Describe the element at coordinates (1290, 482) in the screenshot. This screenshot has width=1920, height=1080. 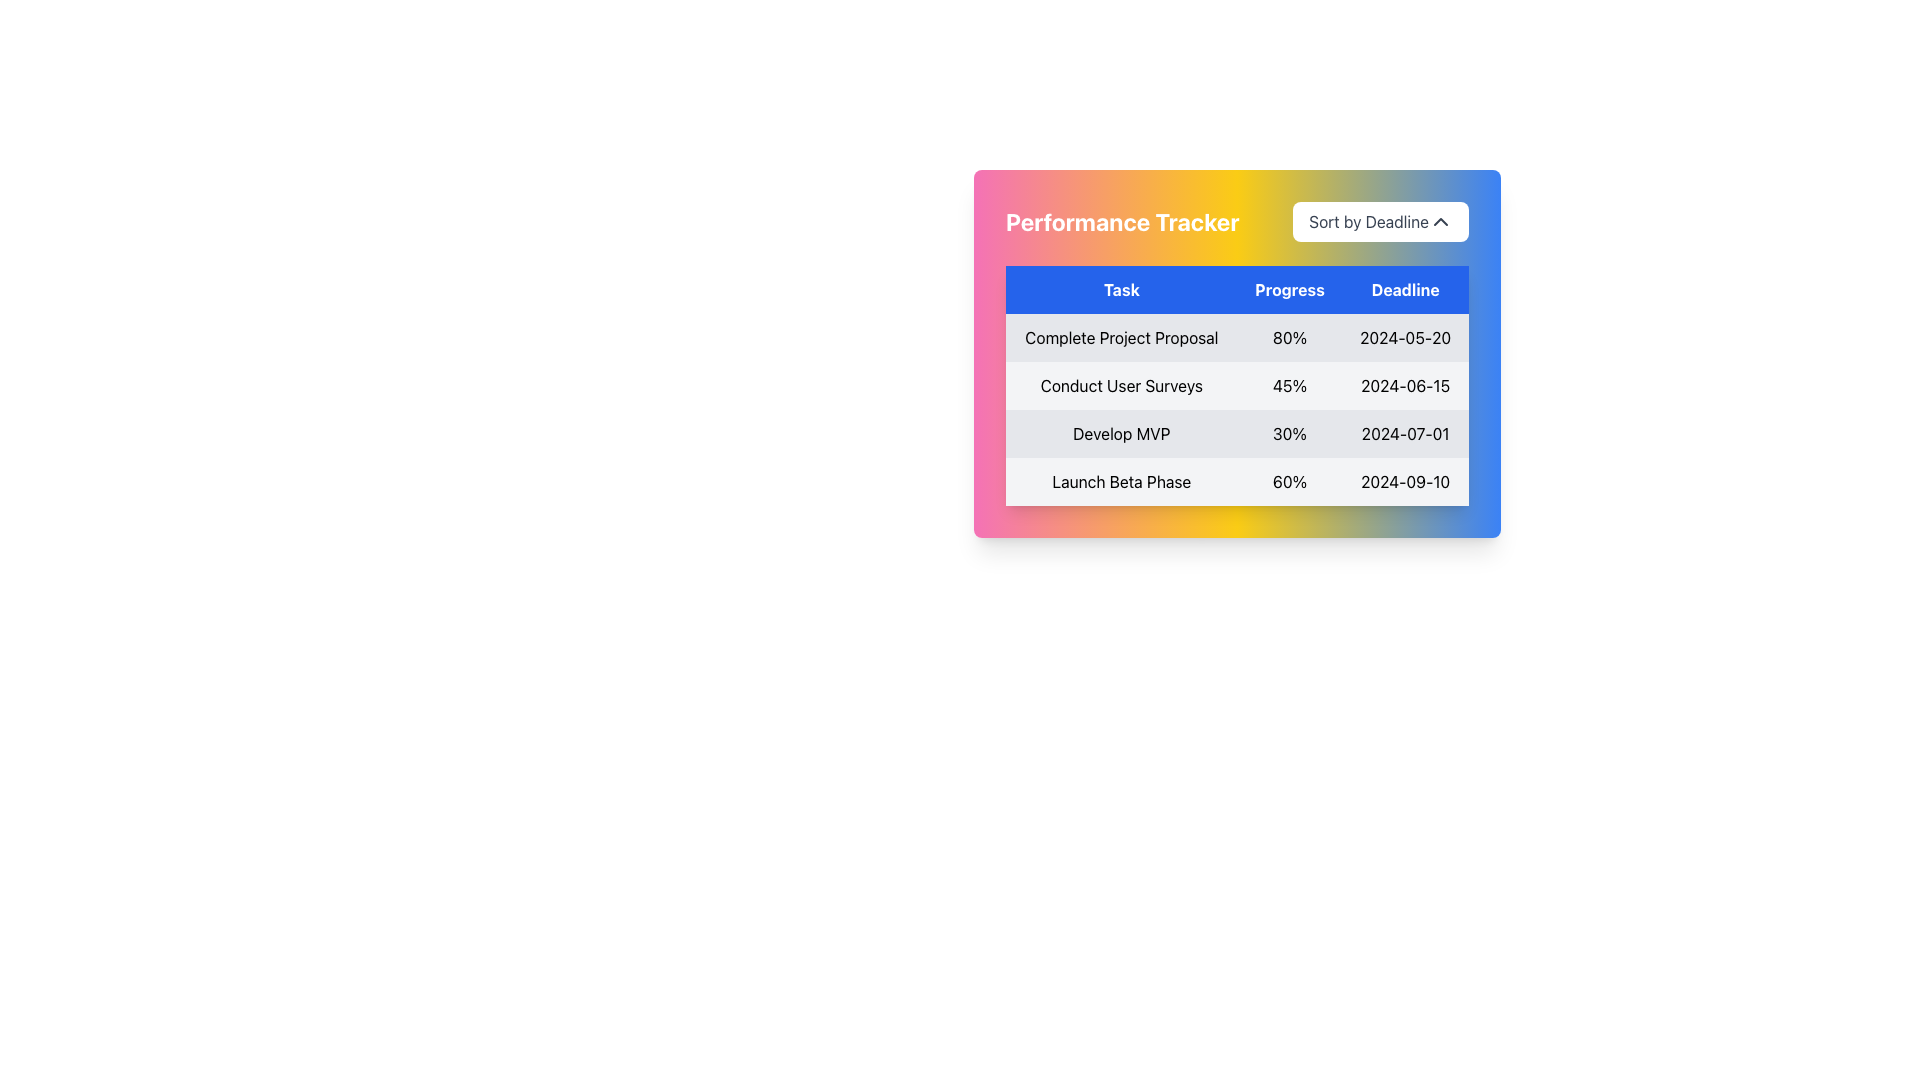
I see `the text label displaying the progress percentage of the task 'Launch Beta Phase' located in the second column of the last row of the table within the 'Performance Tracker' card` at that location.